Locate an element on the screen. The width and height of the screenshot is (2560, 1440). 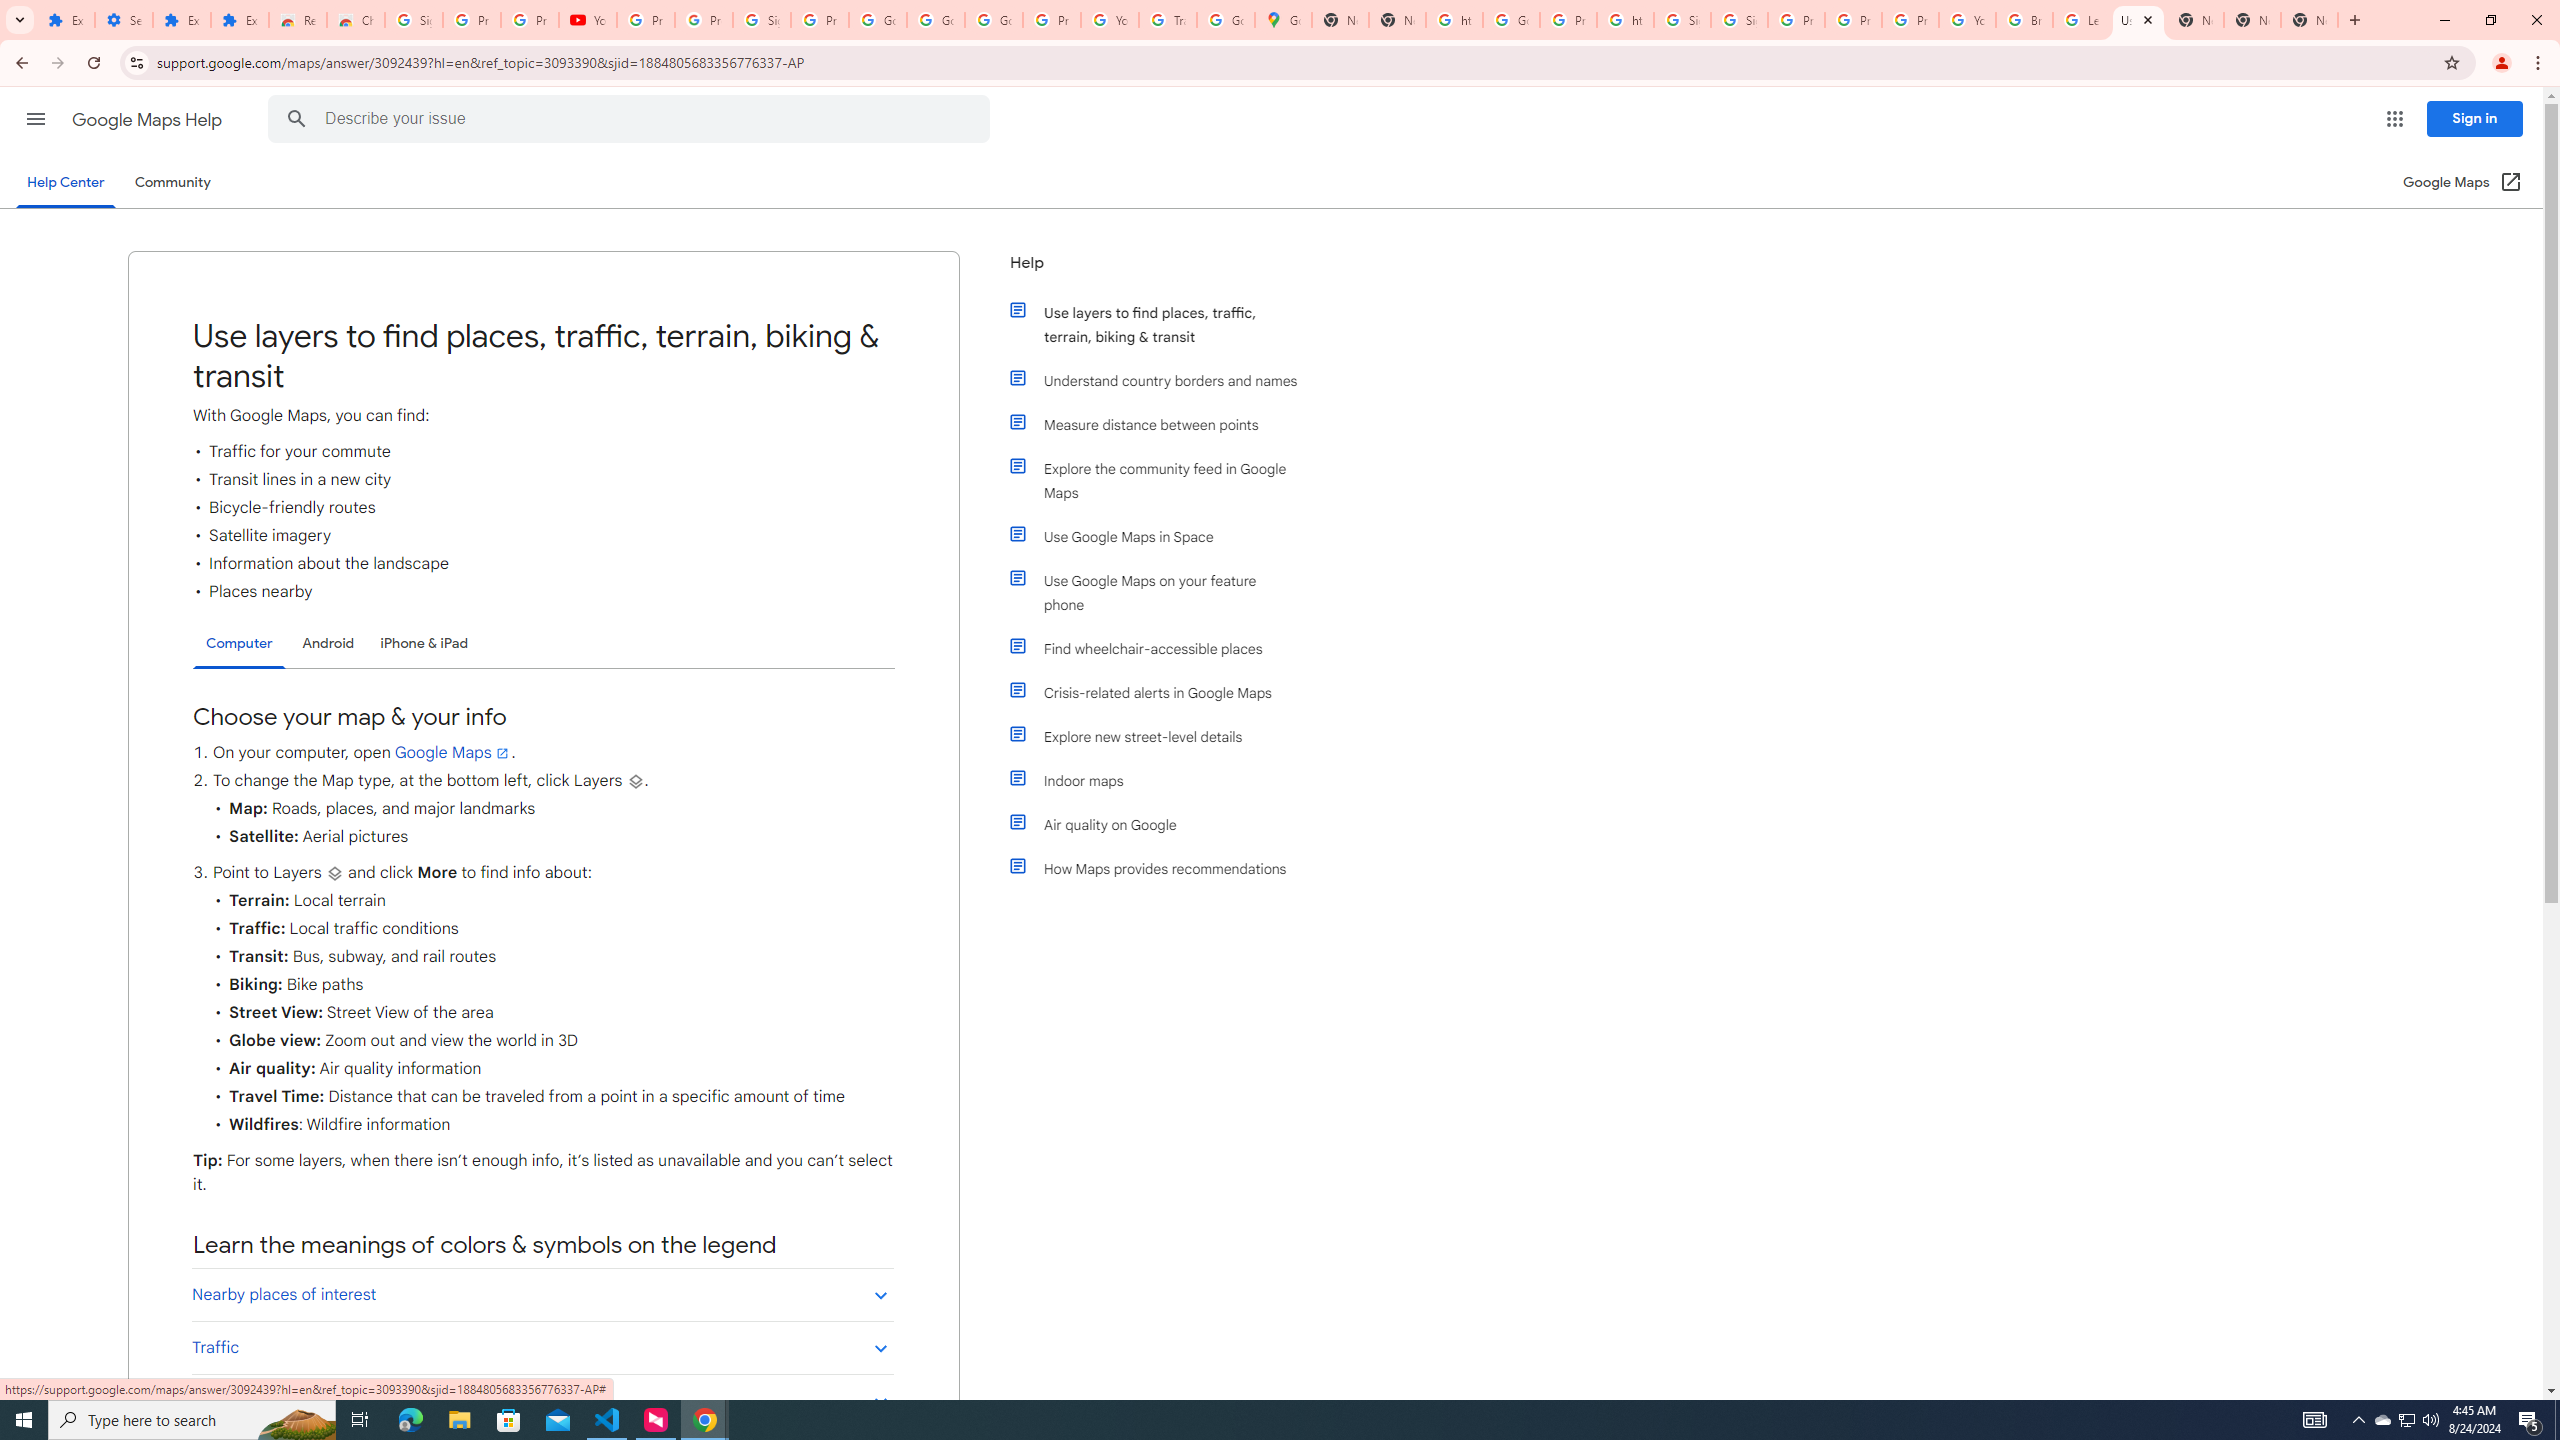
'Google Account' is located at coordinates (934, 19).